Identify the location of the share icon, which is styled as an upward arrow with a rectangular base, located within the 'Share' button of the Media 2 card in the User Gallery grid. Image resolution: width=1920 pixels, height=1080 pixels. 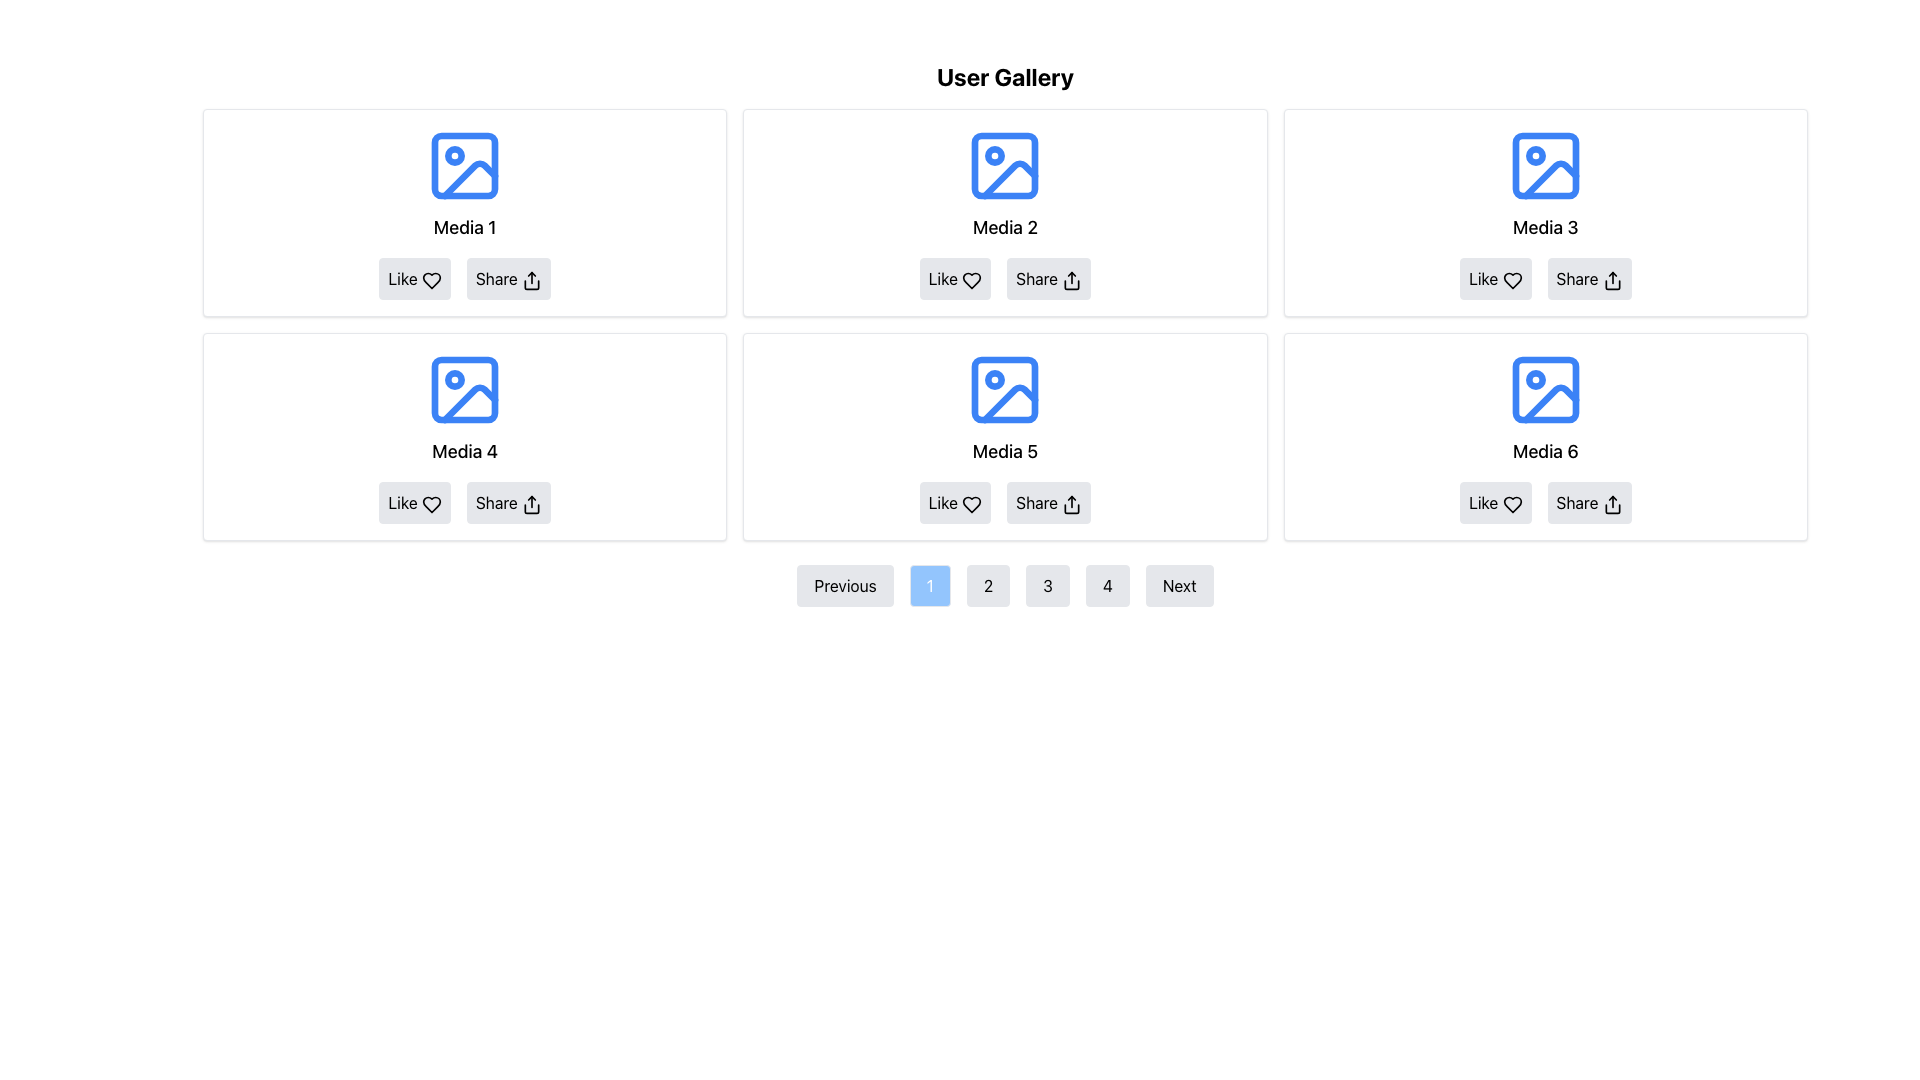
(1071, 280).